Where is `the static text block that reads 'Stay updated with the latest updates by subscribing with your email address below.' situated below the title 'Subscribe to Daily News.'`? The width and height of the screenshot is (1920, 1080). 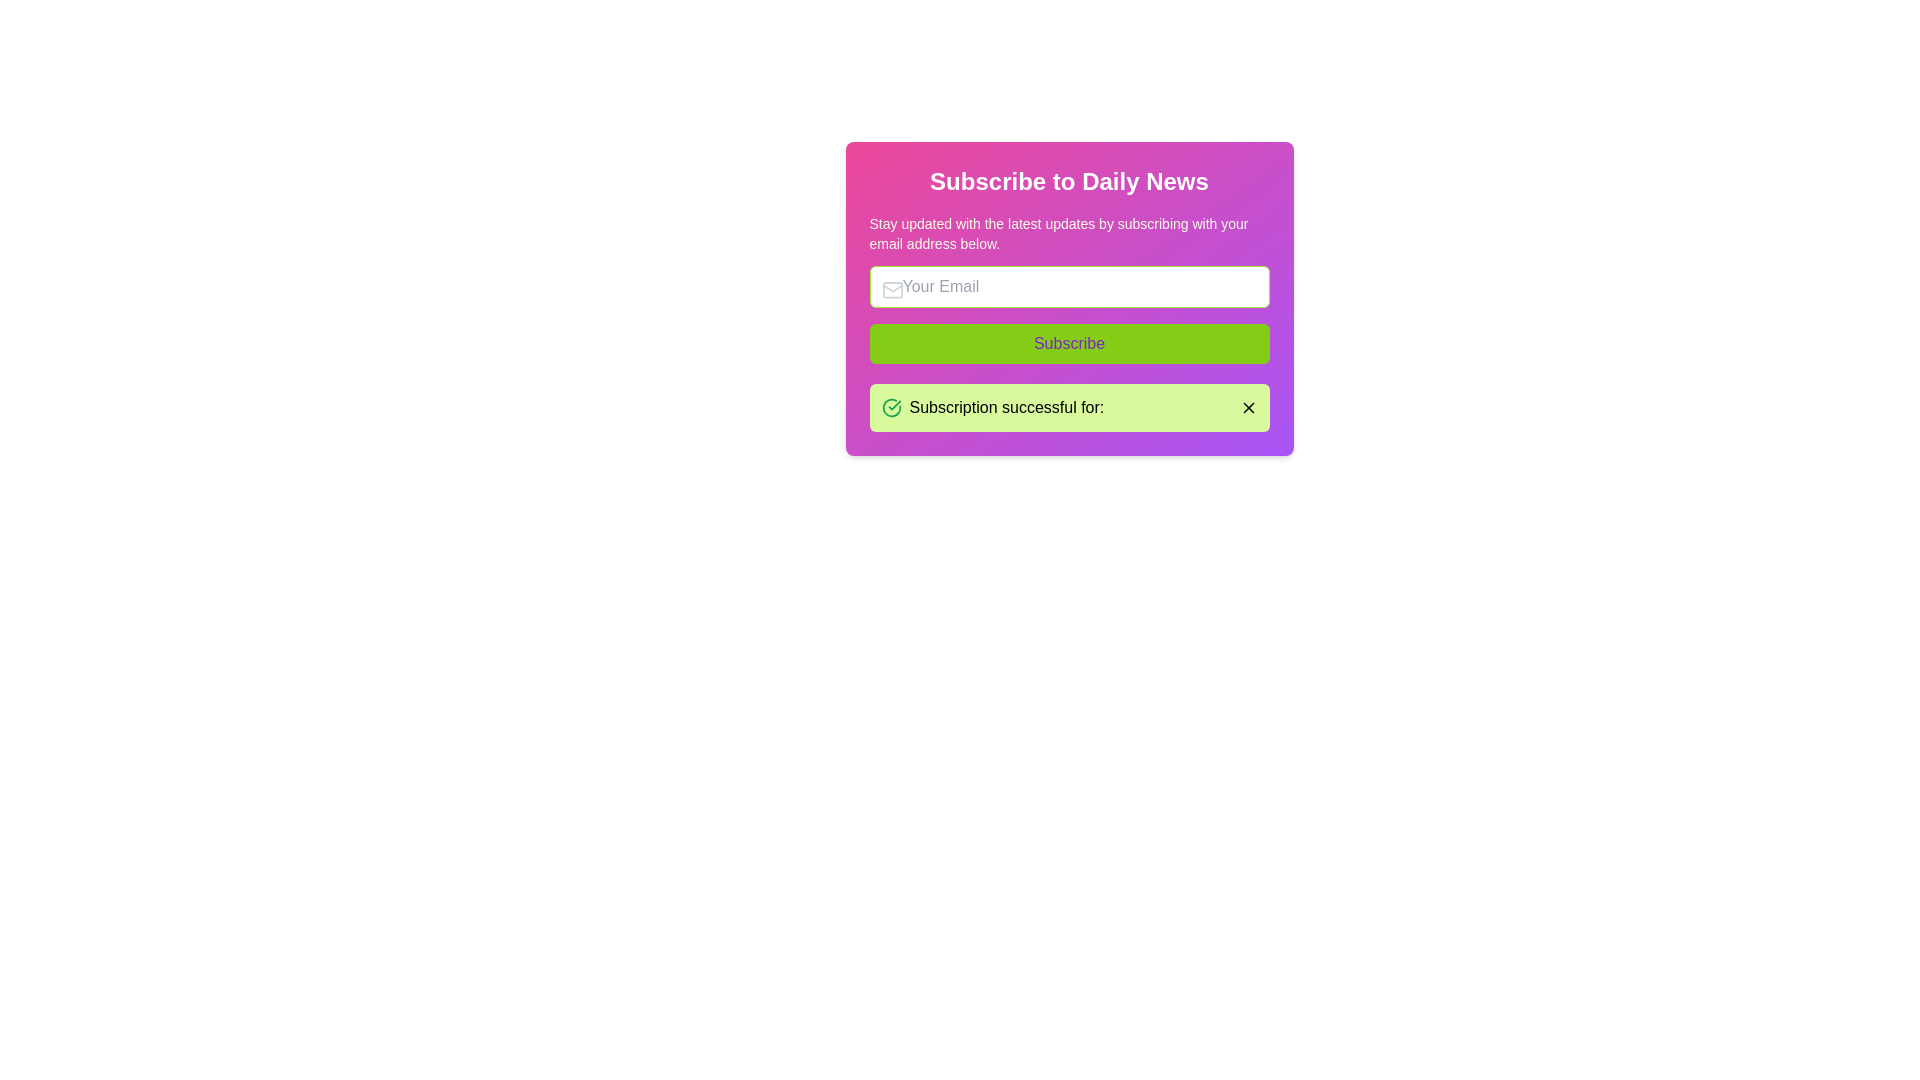 the static text block that reads 'Stay updated with the latest updates by subscribing with your email address below.' situated below the title 'Subscribe to Daily News.' is located at coordinates (1068, 233).